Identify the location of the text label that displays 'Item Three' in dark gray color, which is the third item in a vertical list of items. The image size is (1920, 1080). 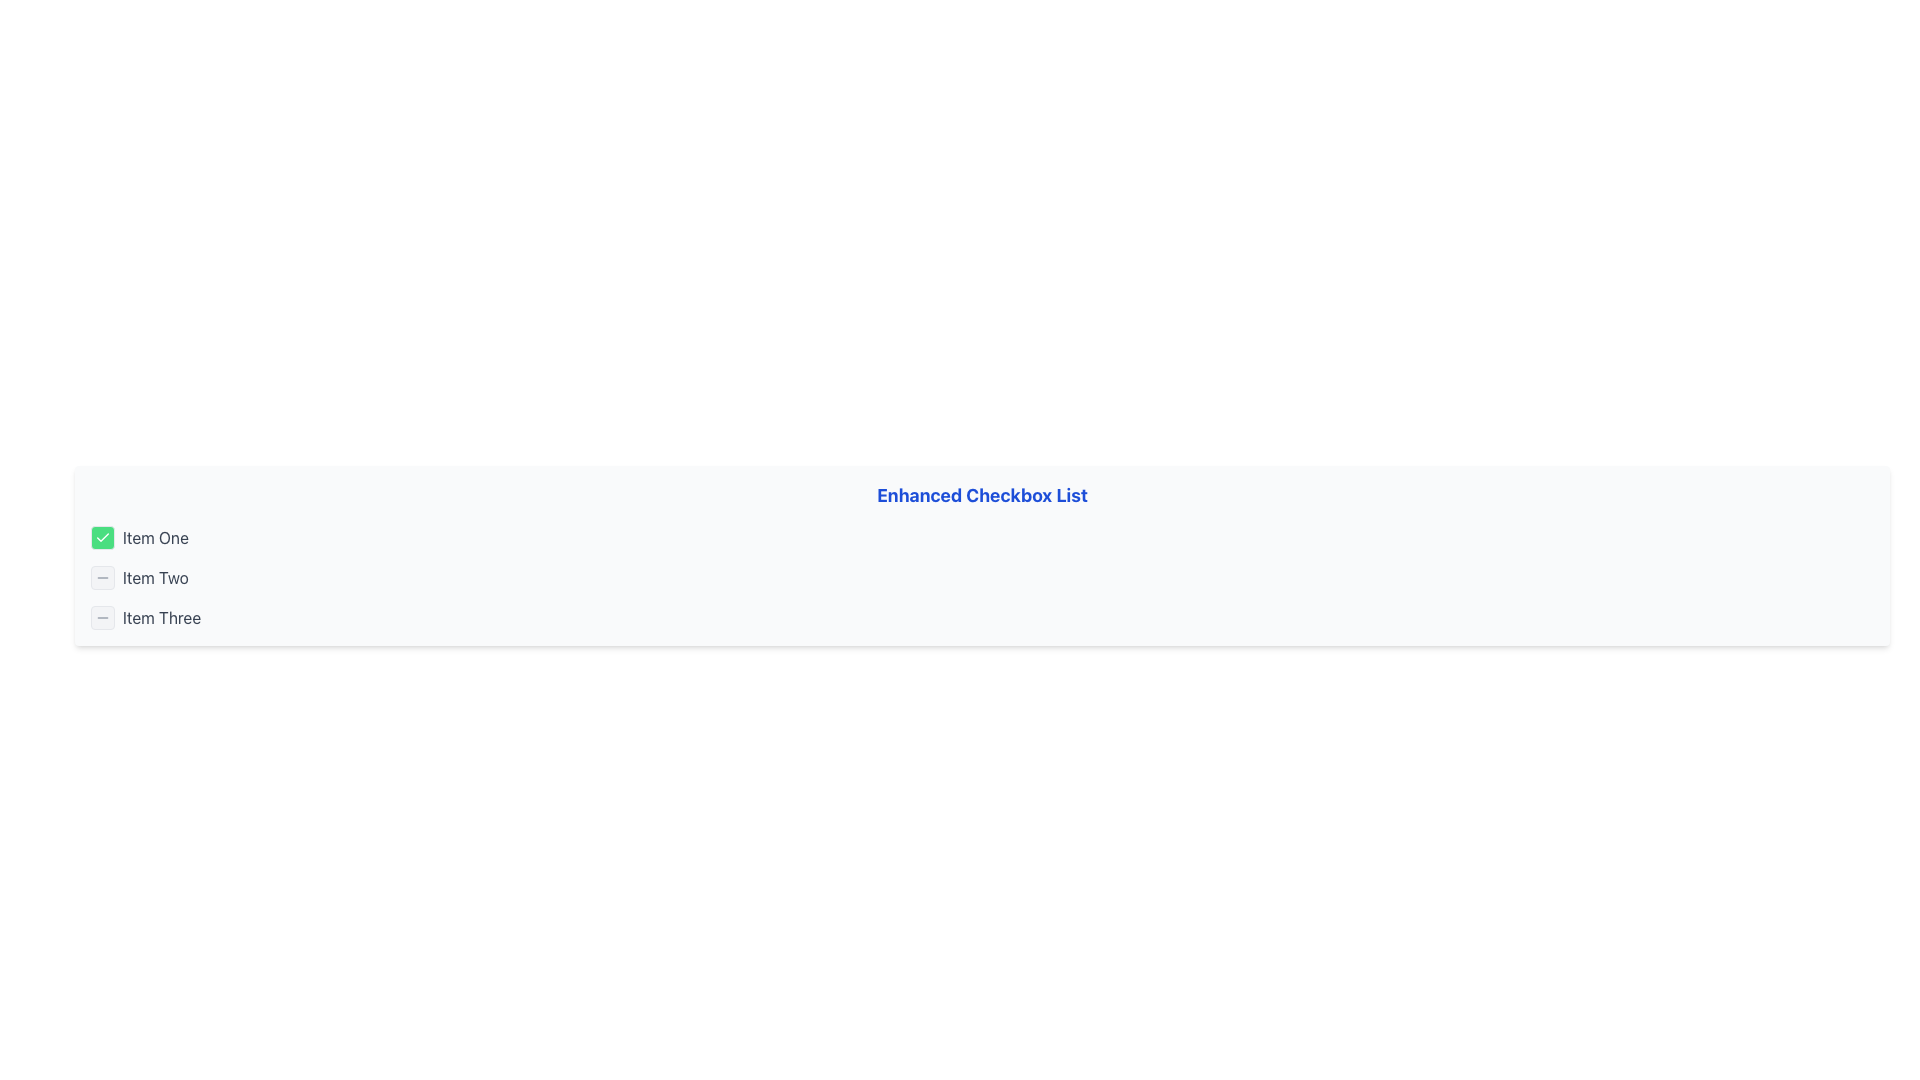
(162, 616).